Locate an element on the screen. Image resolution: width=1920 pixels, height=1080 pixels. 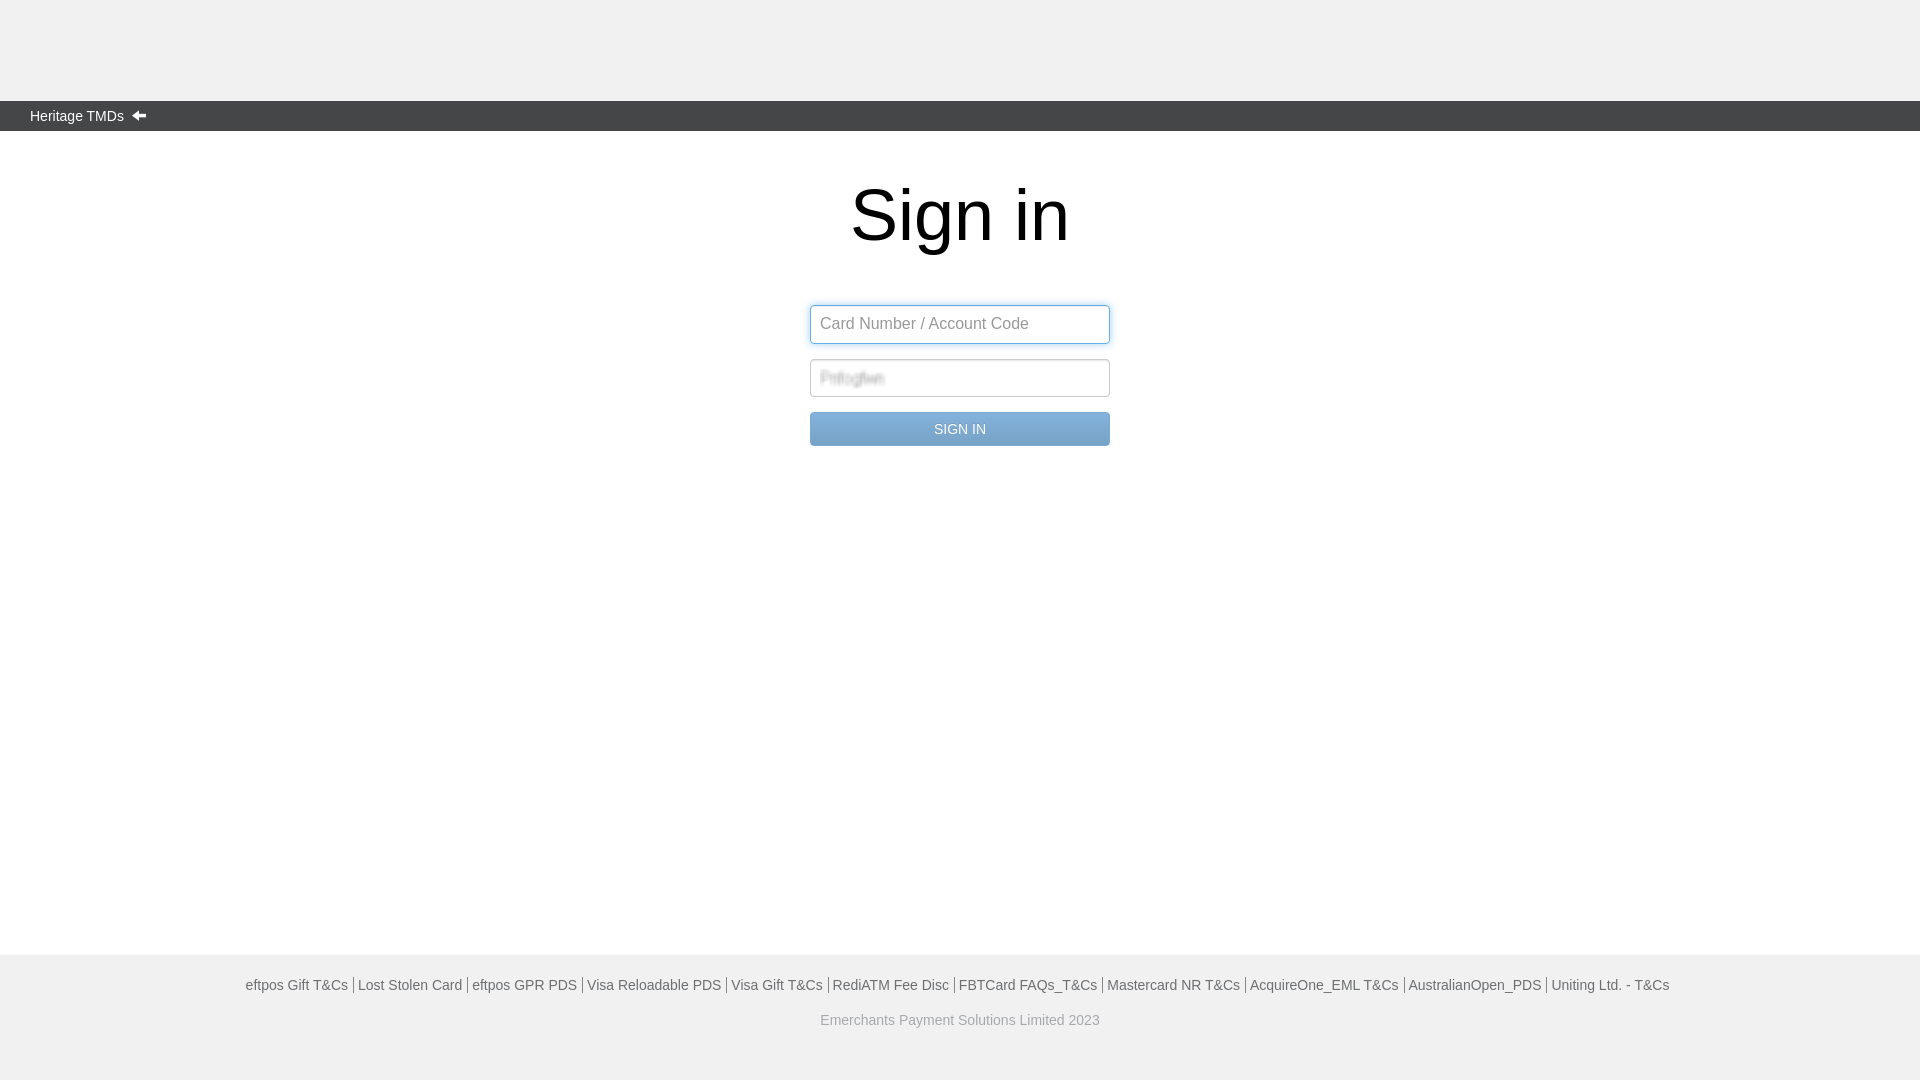
'Lost Stolen Card' is located at coordinates (358, 983).